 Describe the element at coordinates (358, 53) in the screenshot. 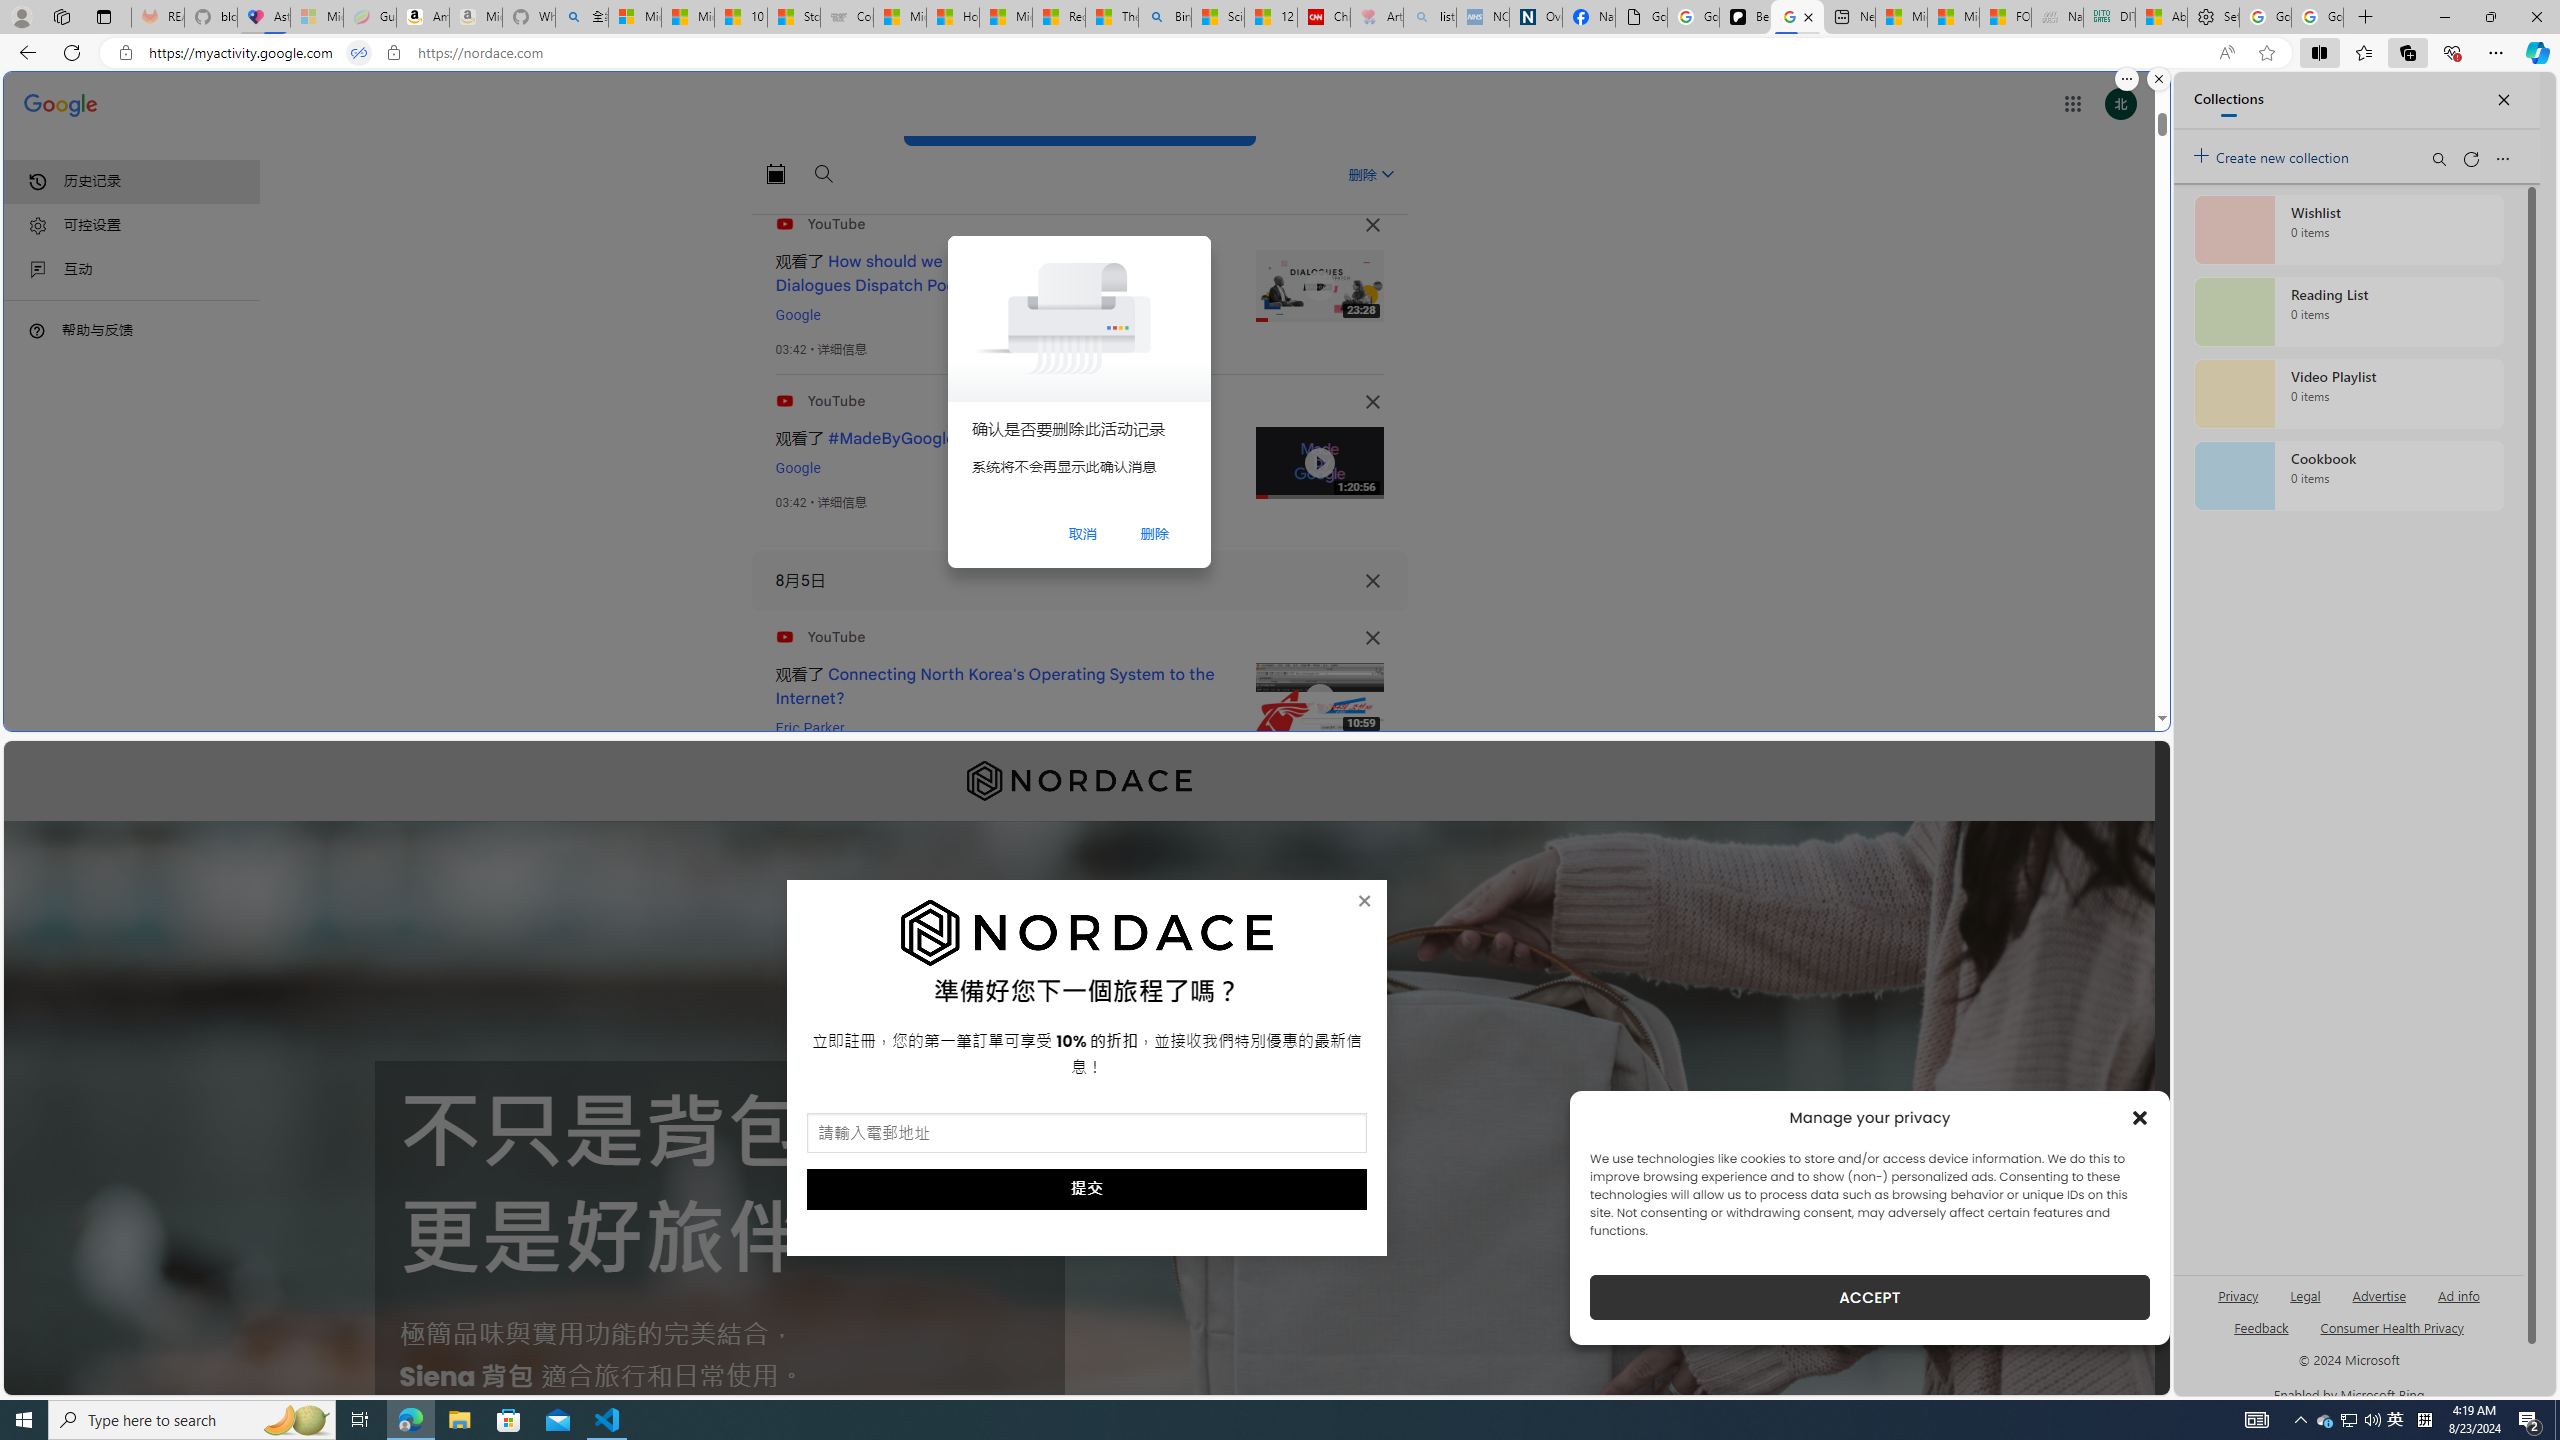

I see `'Tabs in split screen'` at that location.